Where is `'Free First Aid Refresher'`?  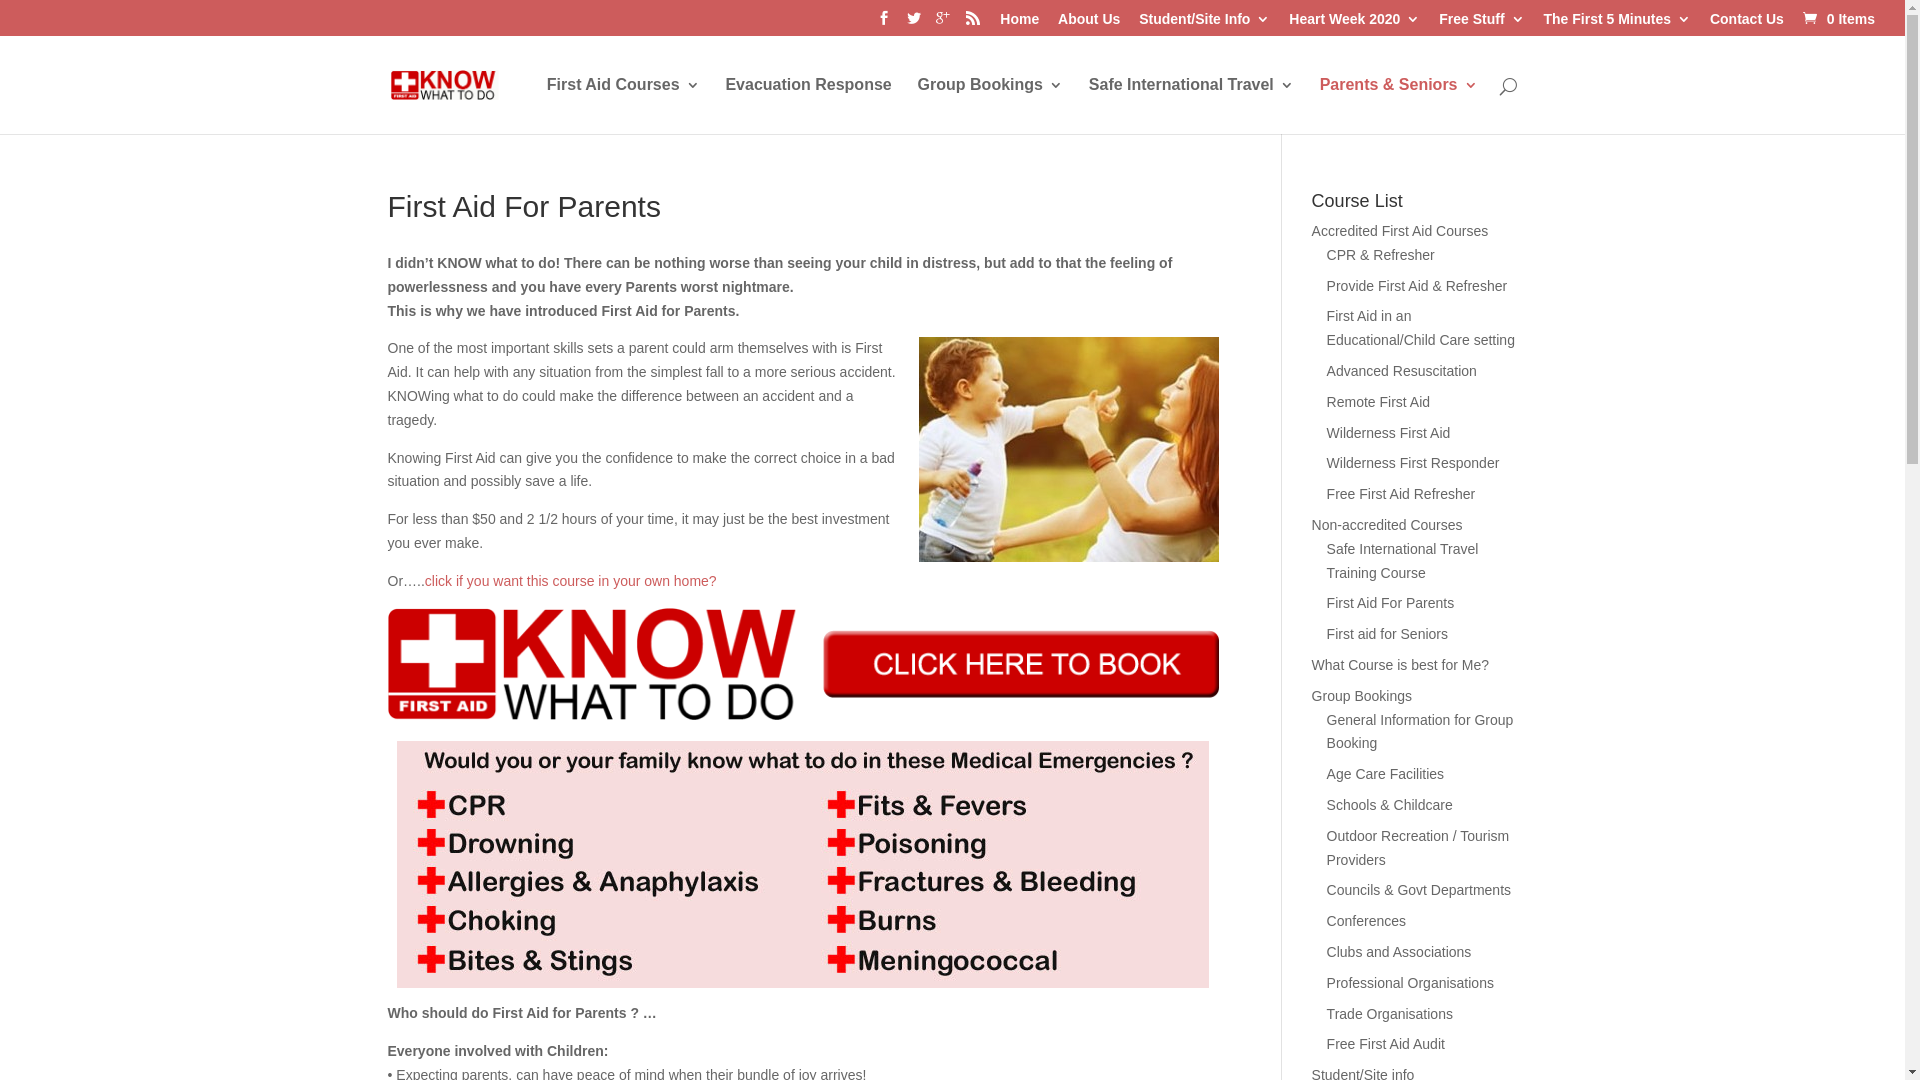
'Free First Aid Refresher' is located at coordinates (1400, 493).